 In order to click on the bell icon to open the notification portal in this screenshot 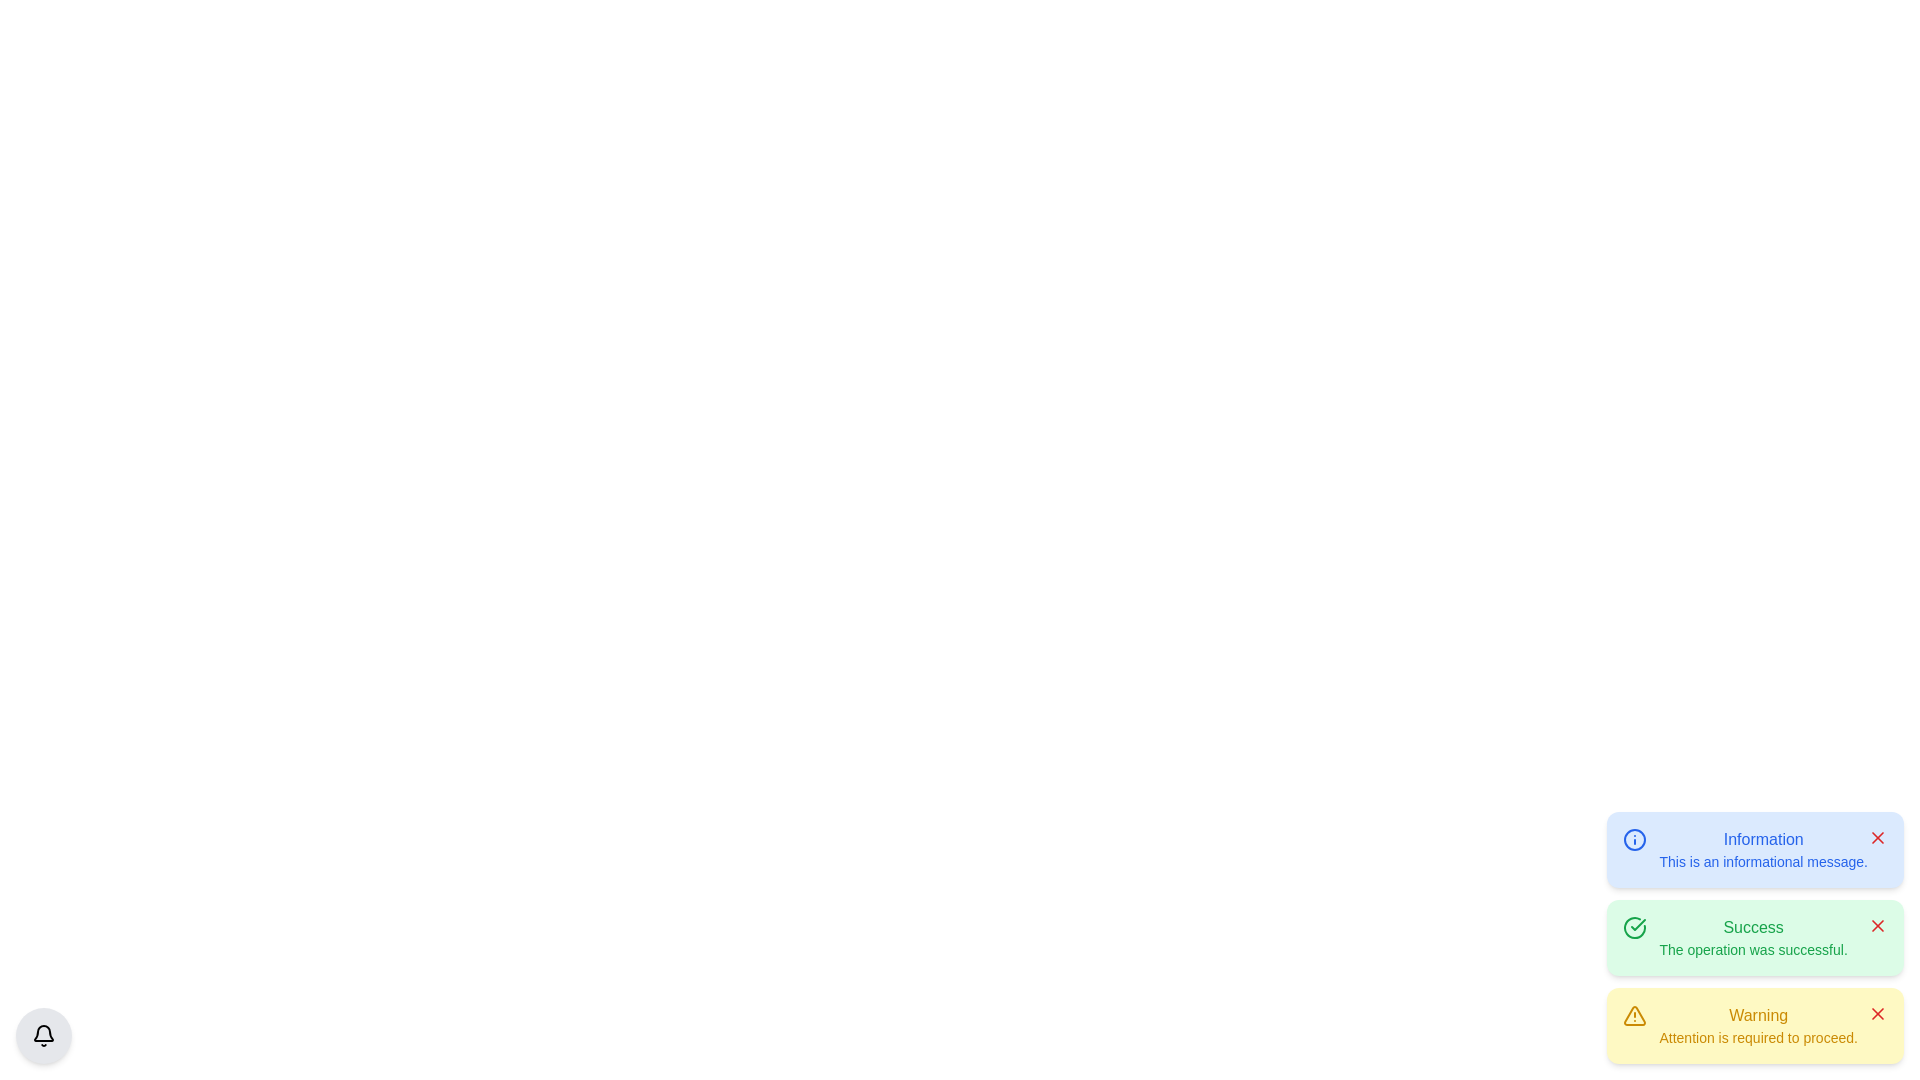, I will do `click(43, 1035)`.